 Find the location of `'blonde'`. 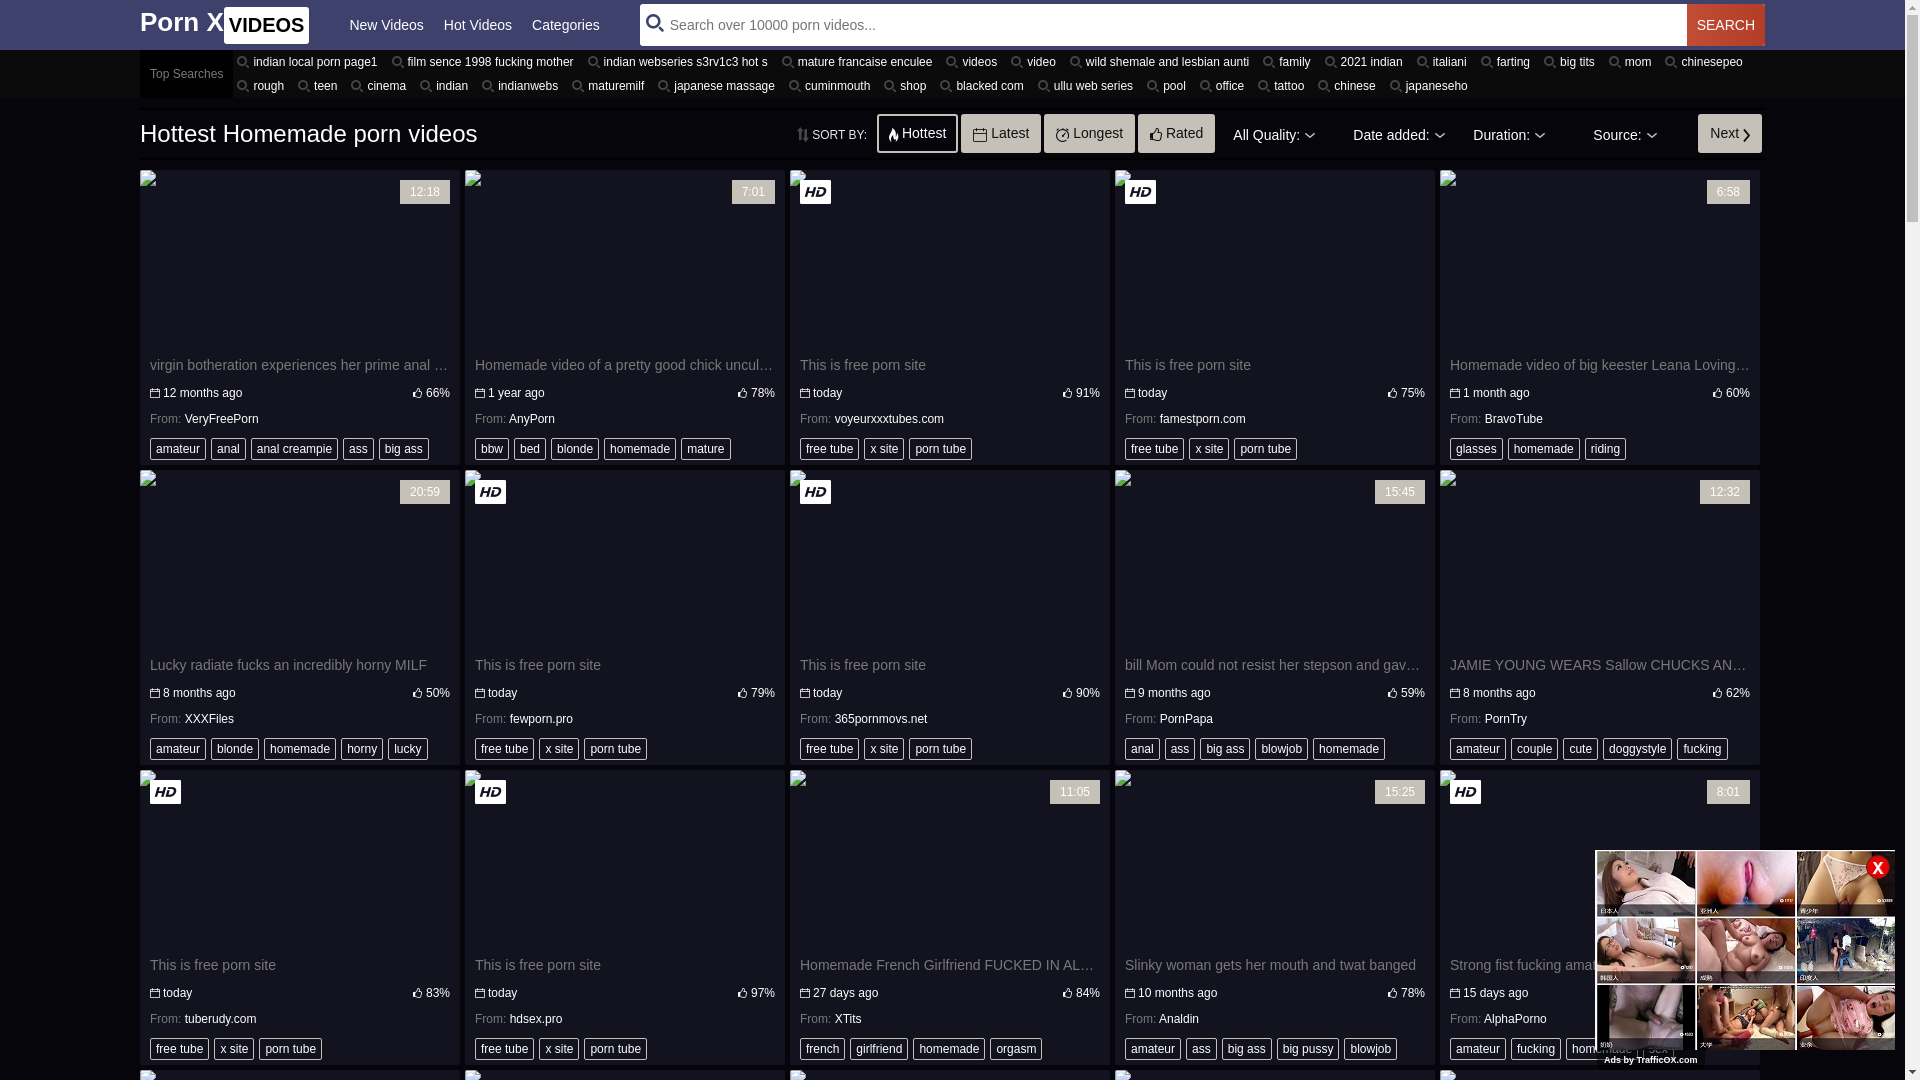

'blonde' is located at coordinates (574, 447).